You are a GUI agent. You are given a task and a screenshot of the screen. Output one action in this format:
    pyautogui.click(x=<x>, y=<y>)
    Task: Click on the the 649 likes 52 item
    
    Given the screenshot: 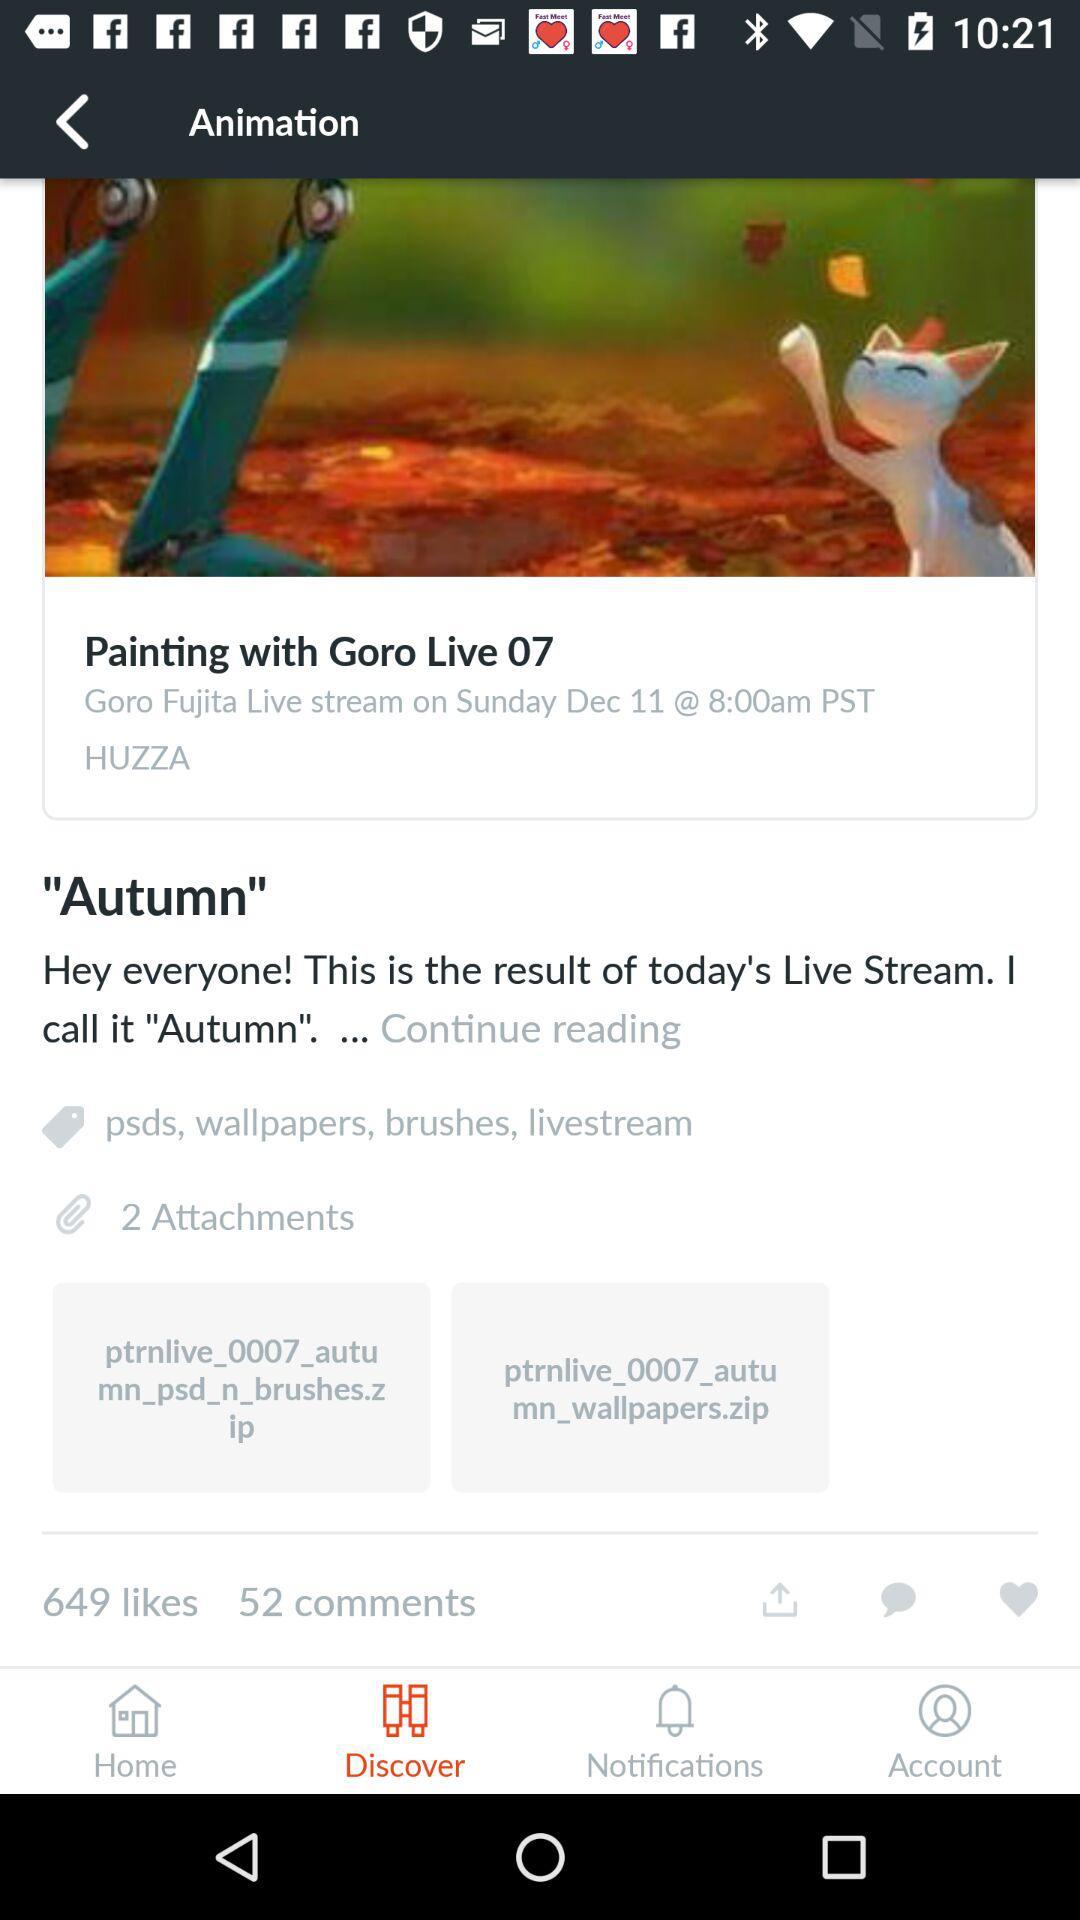 What is the action you would take?
    pyautogui.click(x=381, y=1600)
    